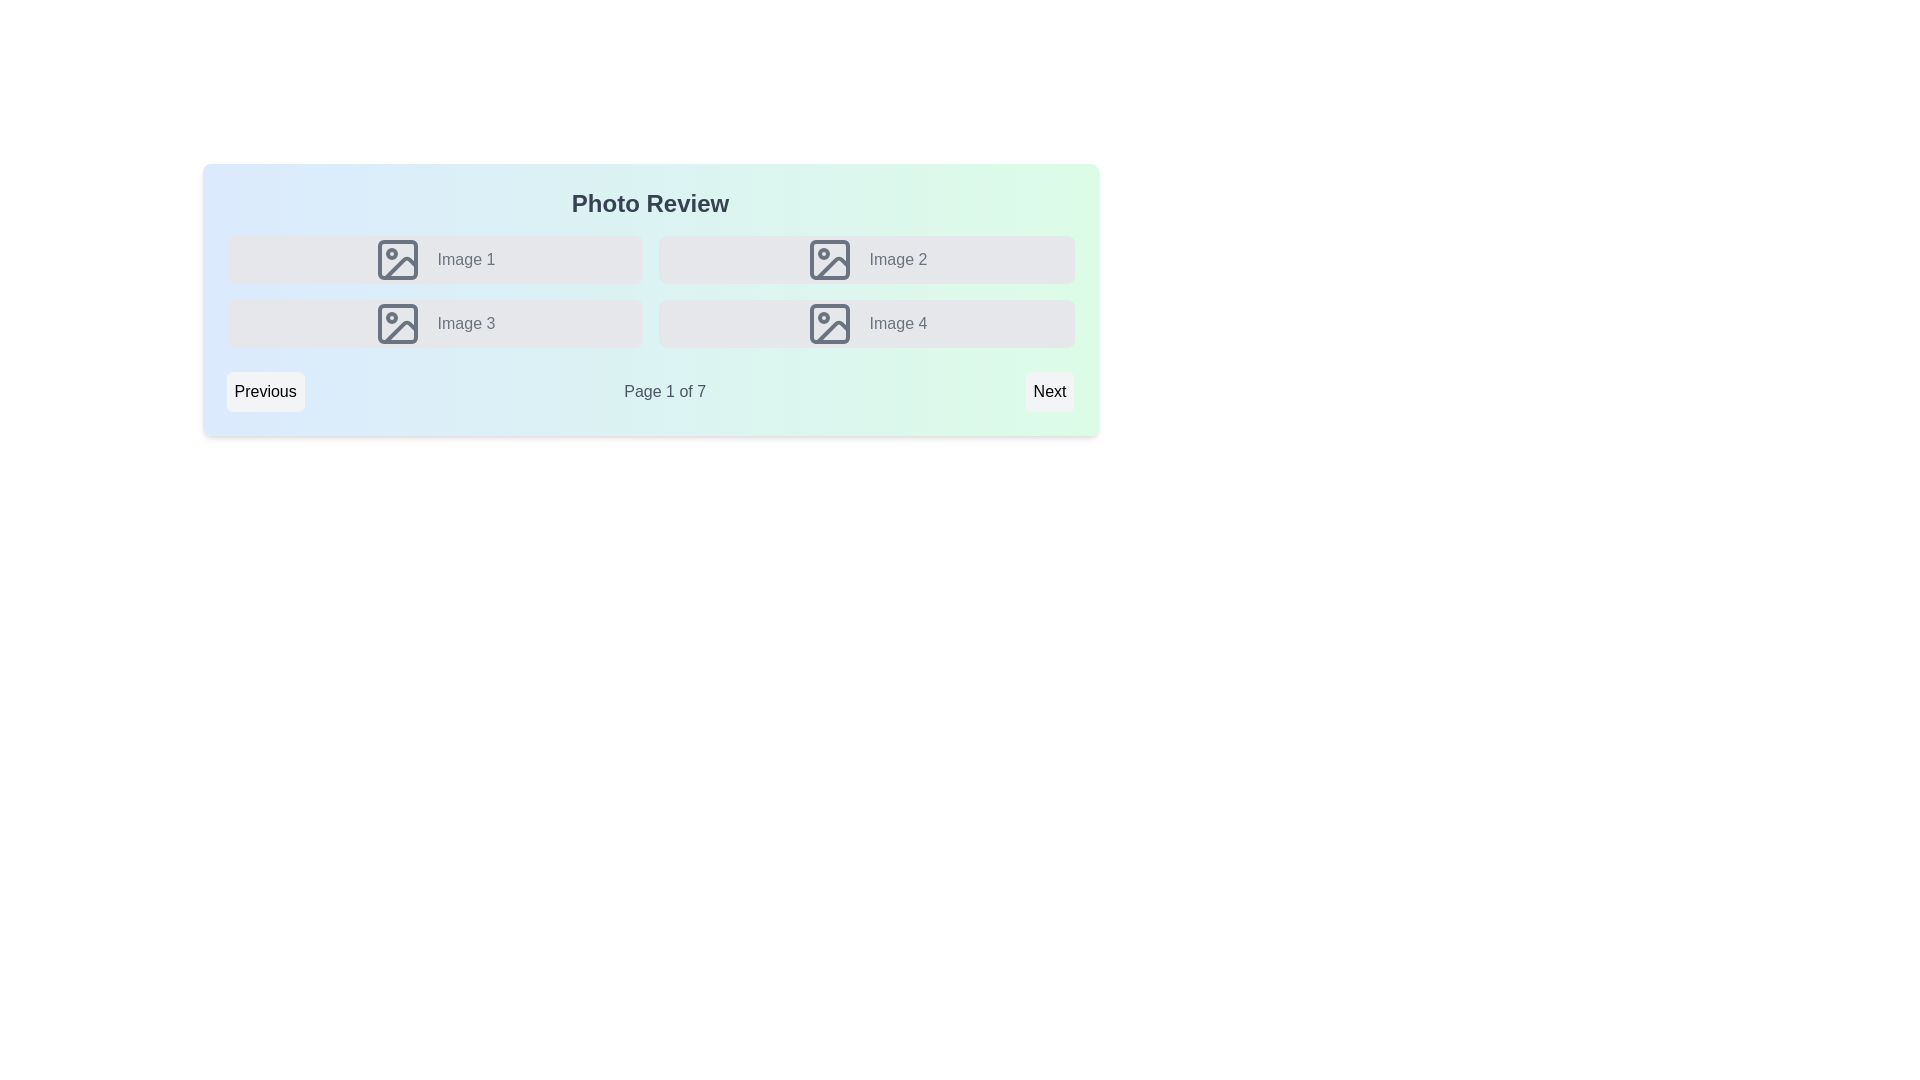 This screenshot has width=1920, height=1080. What do you see at coordinates (866, 258) in the screenshot?
I see `the top-right selectable grid item which represents 'Image 2'` at bounding box center [866, 258].